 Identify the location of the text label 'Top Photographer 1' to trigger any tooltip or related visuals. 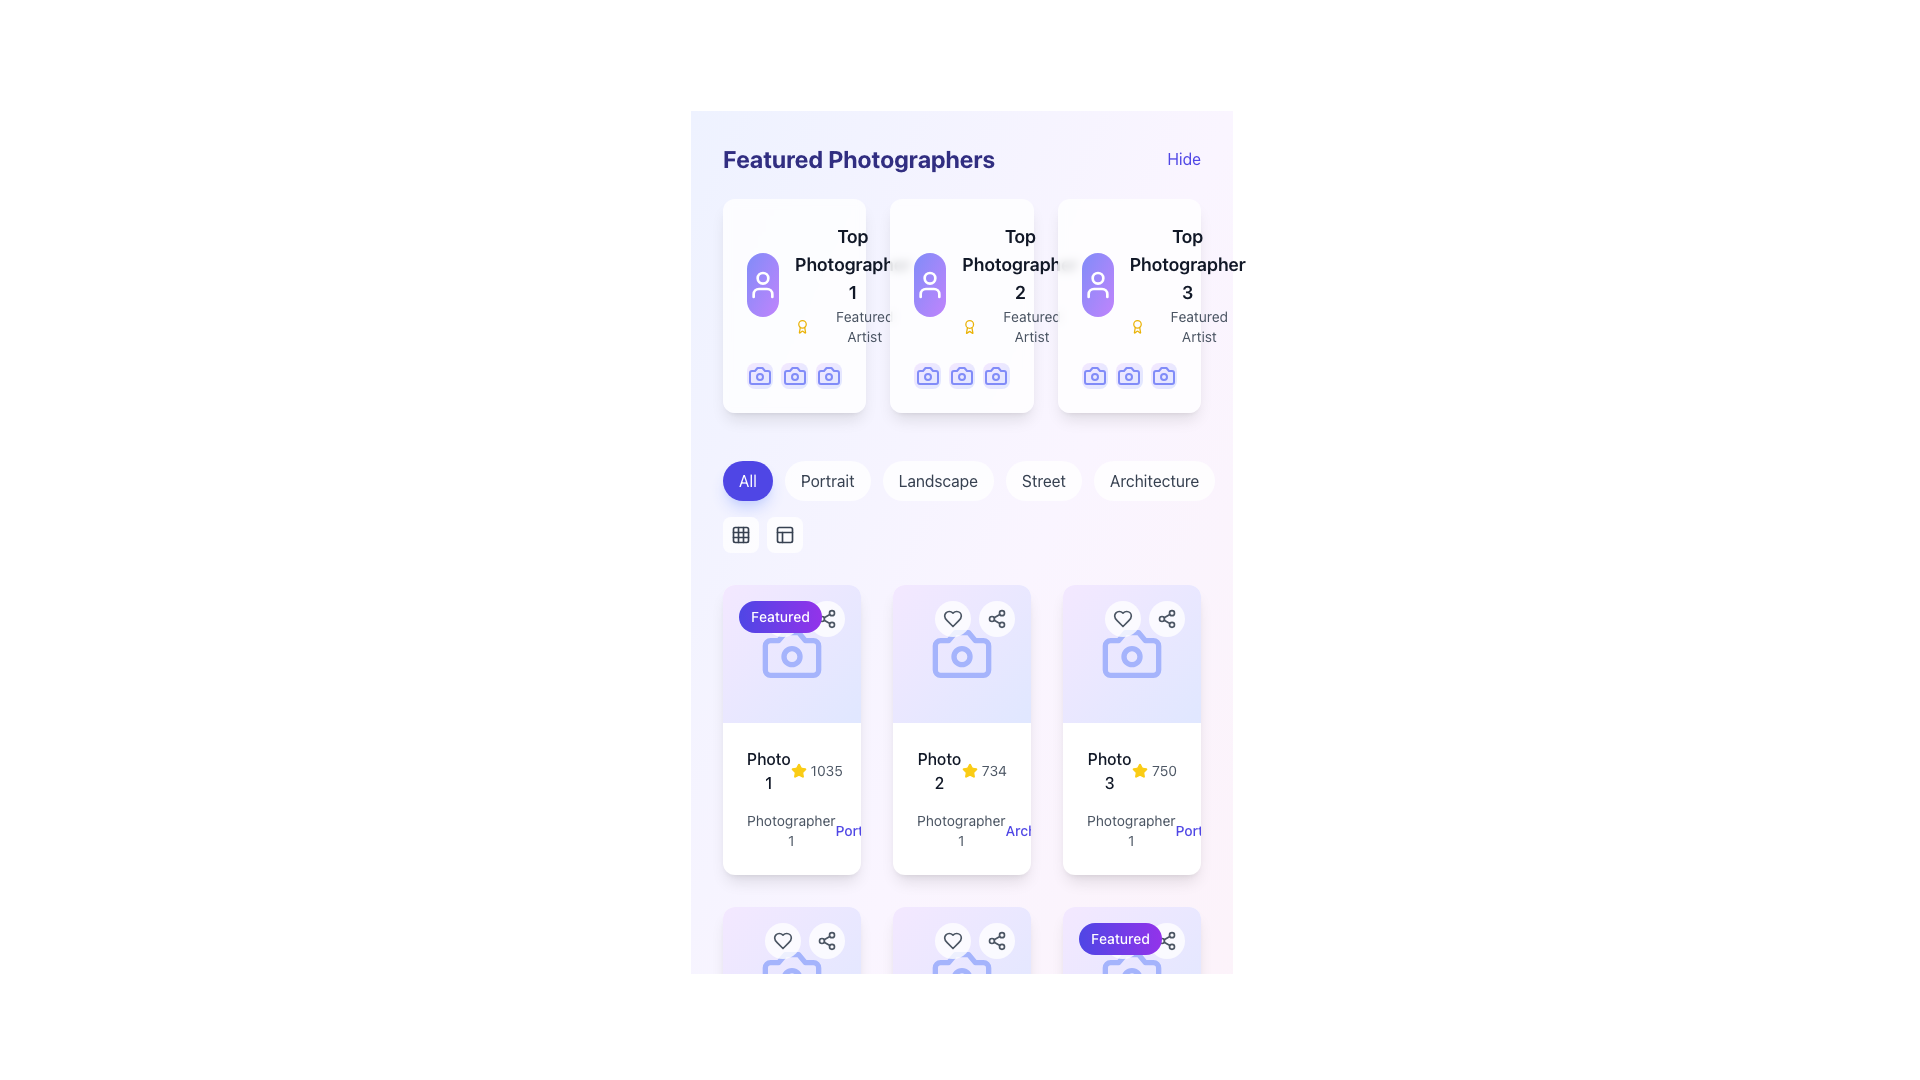
(853, 264).